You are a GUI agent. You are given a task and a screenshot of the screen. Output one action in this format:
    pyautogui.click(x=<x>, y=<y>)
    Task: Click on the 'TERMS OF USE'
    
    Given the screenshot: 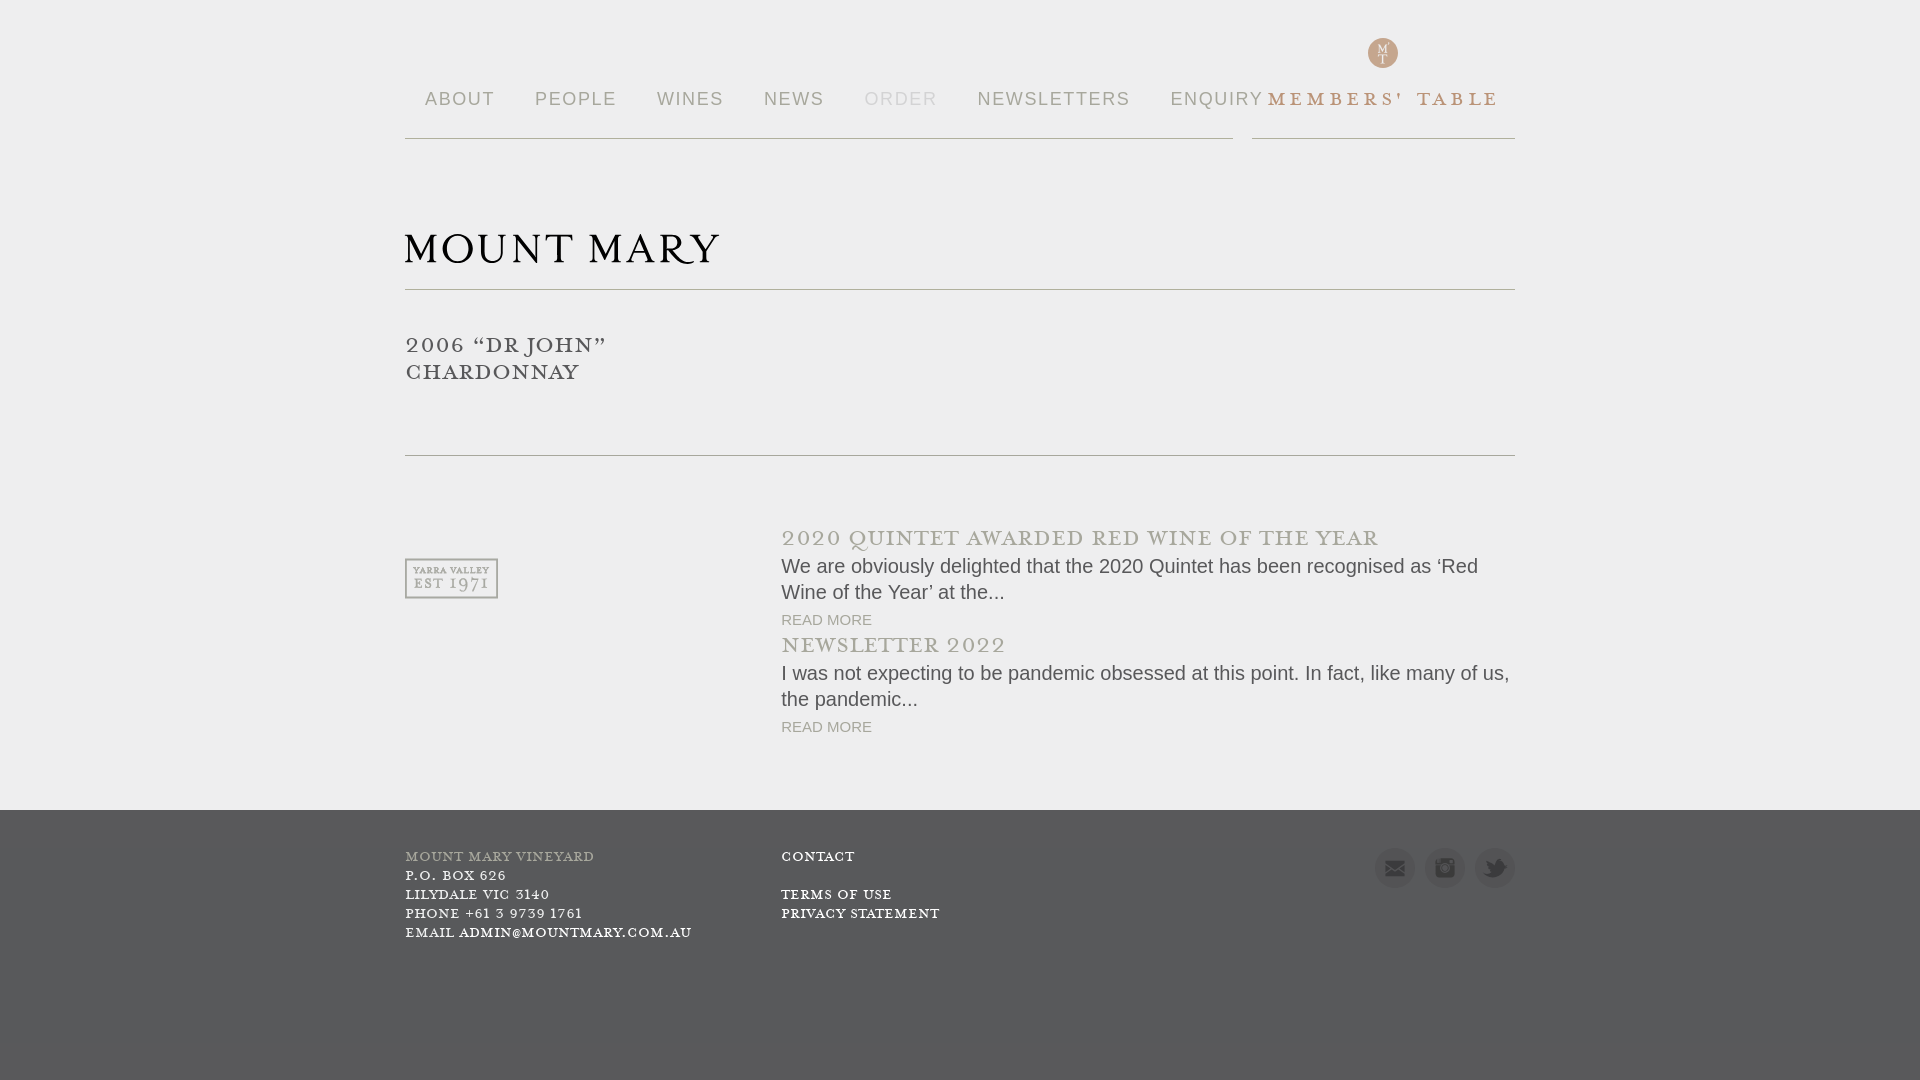 What is the action you would take?
    pyautogui.click(x=836, y=894)
    